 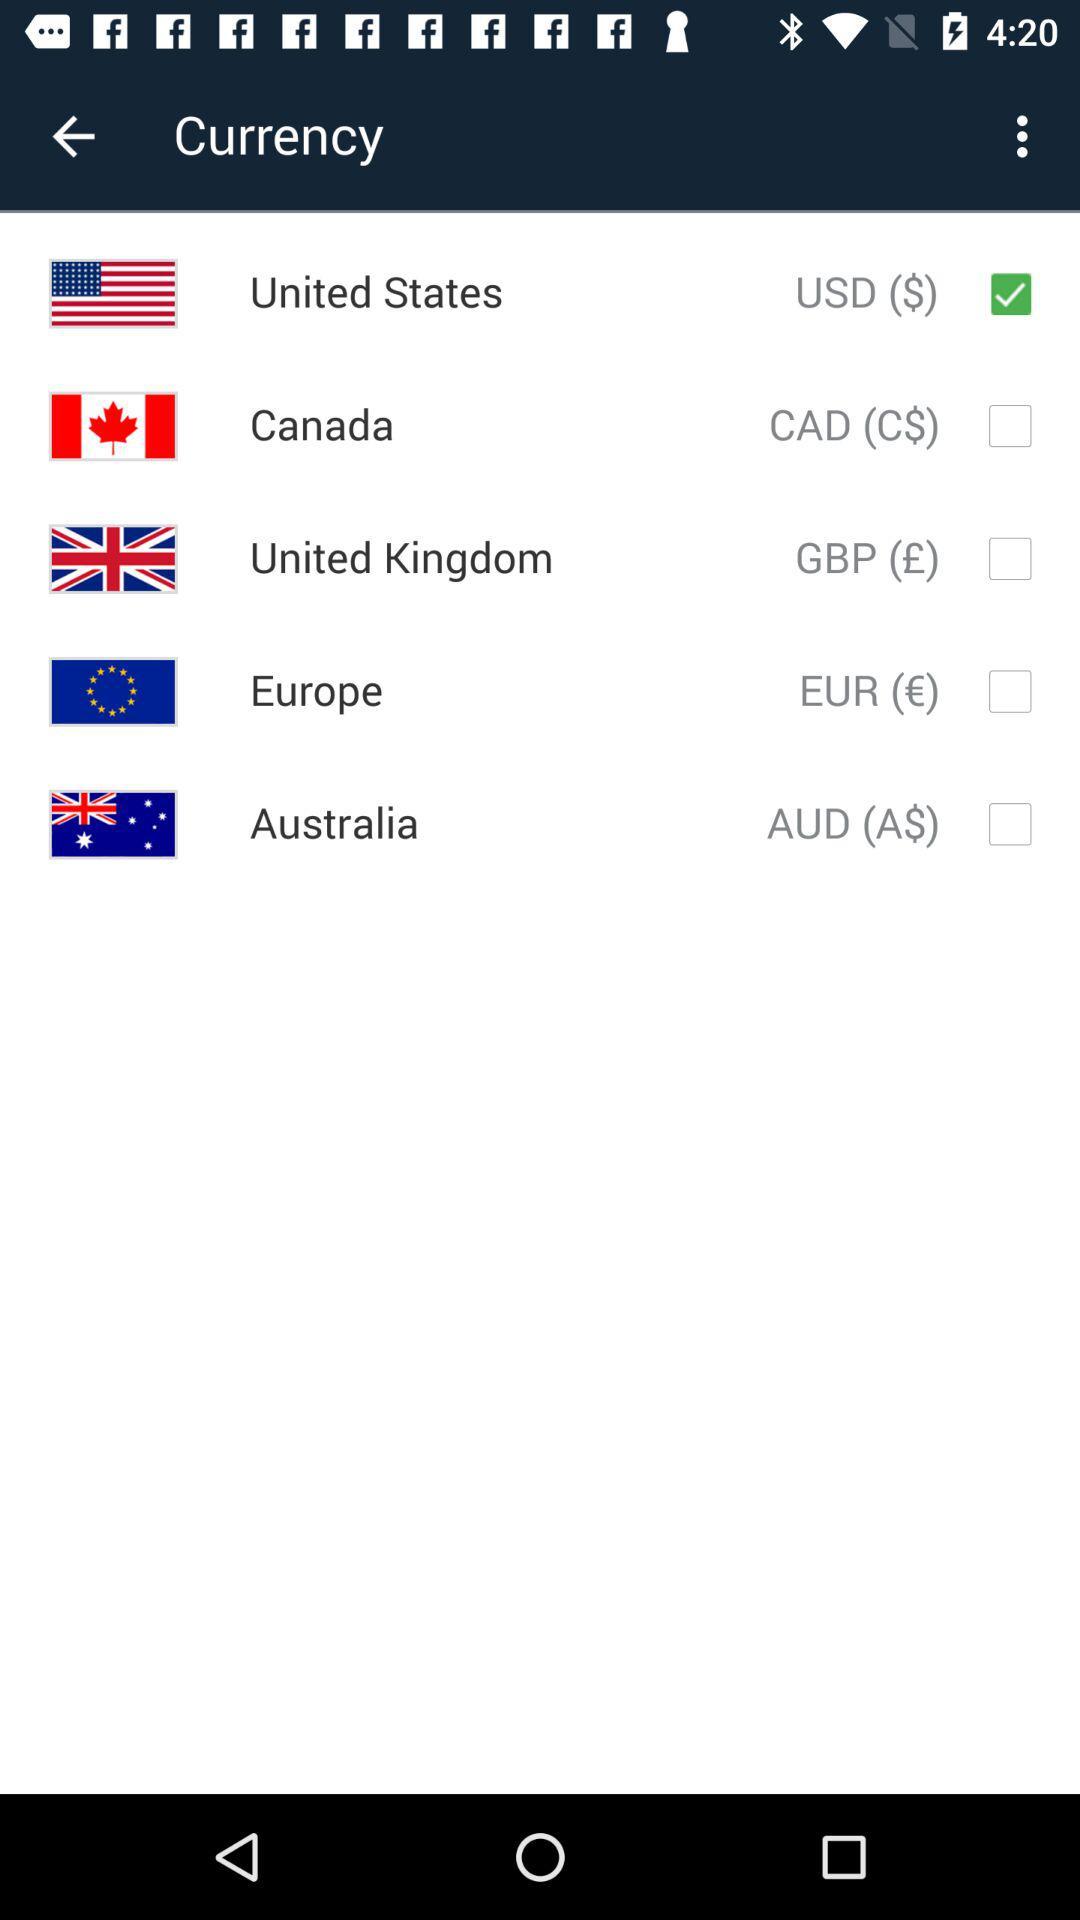 What do you see at coordinates (866, 292) in the screenshot?
I see `item to the right of united states icon` at bounding box center [866, 292].